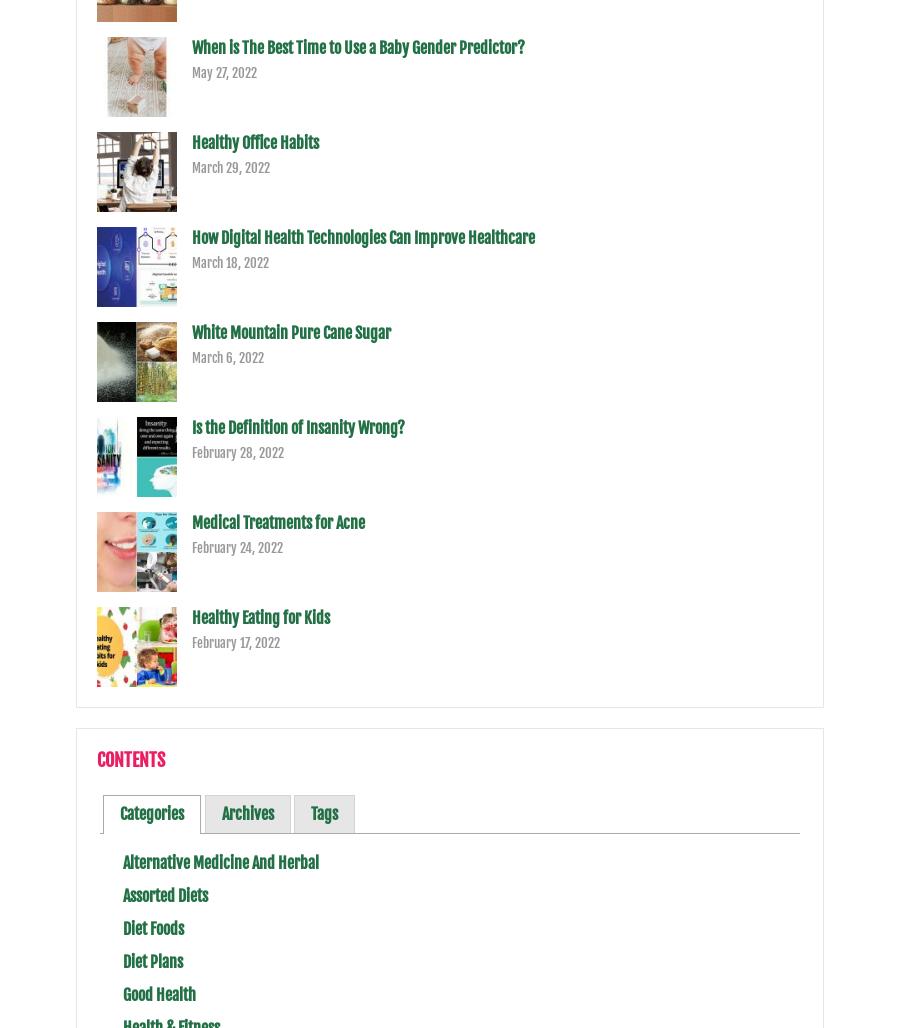 Image resolution: width=900 pixels, height=1028 pixels. What do you see at coordinates (119, 813) in the screenshot?
I see `'Categories'` at bounding box center [119, 813].